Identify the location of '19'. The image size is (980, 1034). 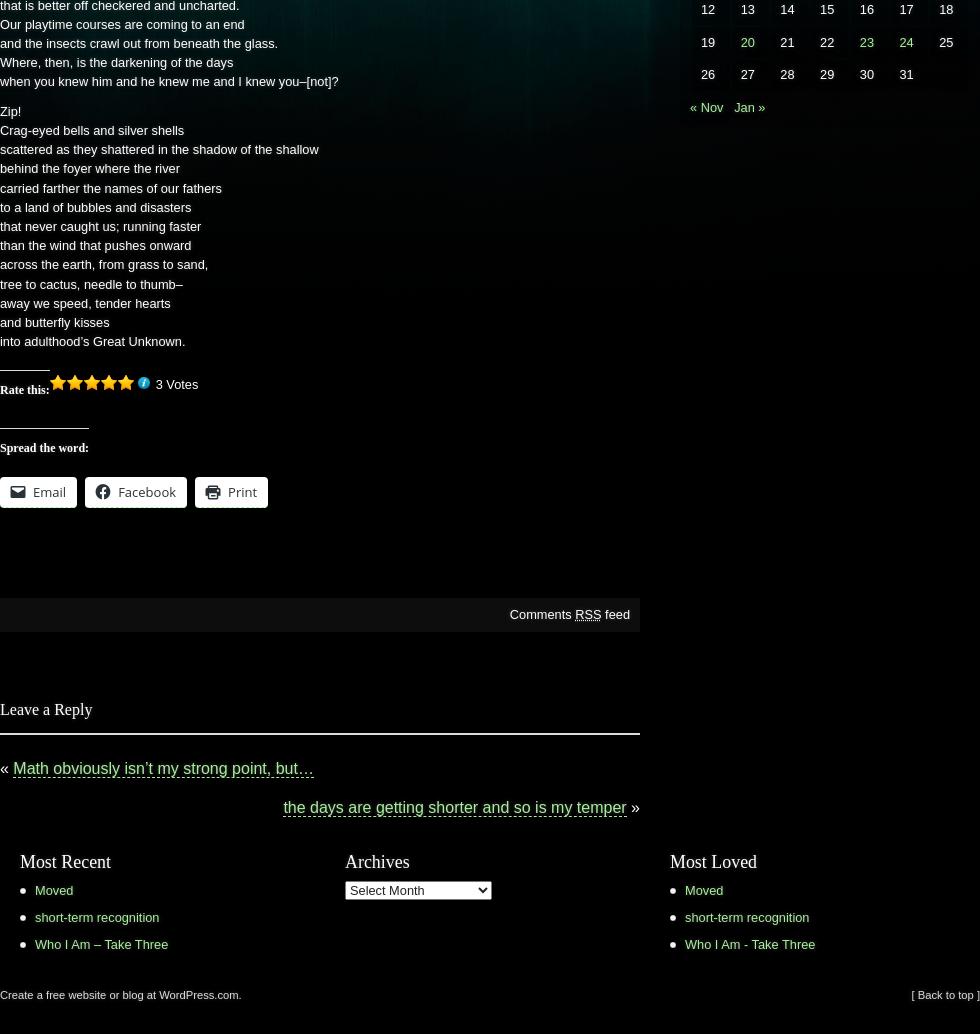
(700, 41).